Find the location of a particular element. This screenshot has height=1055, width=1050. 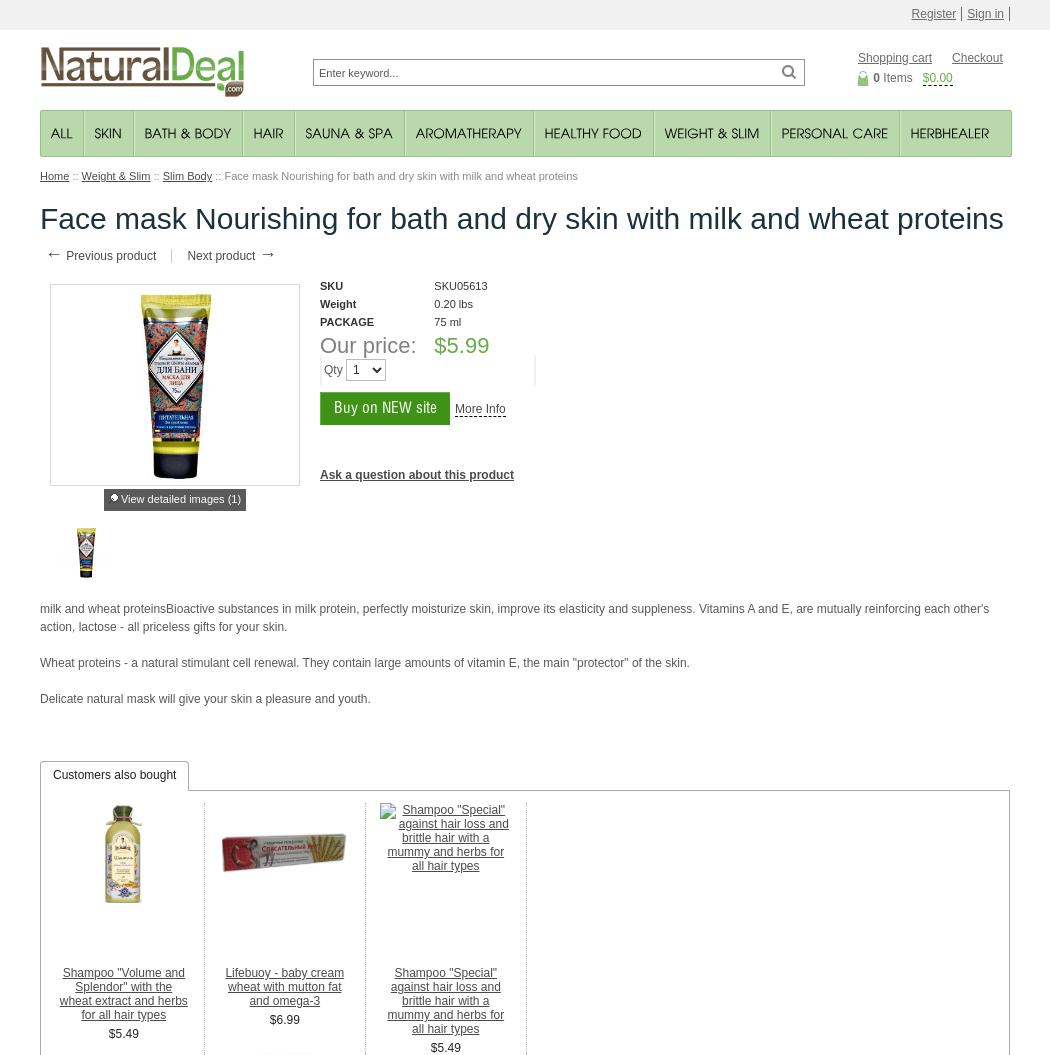

'Wheat proteins - a natural stimulant cell renewal. They contain large amounts of vitamin E, the main "protector" of the skin.' is located at coordinates (363, 661).